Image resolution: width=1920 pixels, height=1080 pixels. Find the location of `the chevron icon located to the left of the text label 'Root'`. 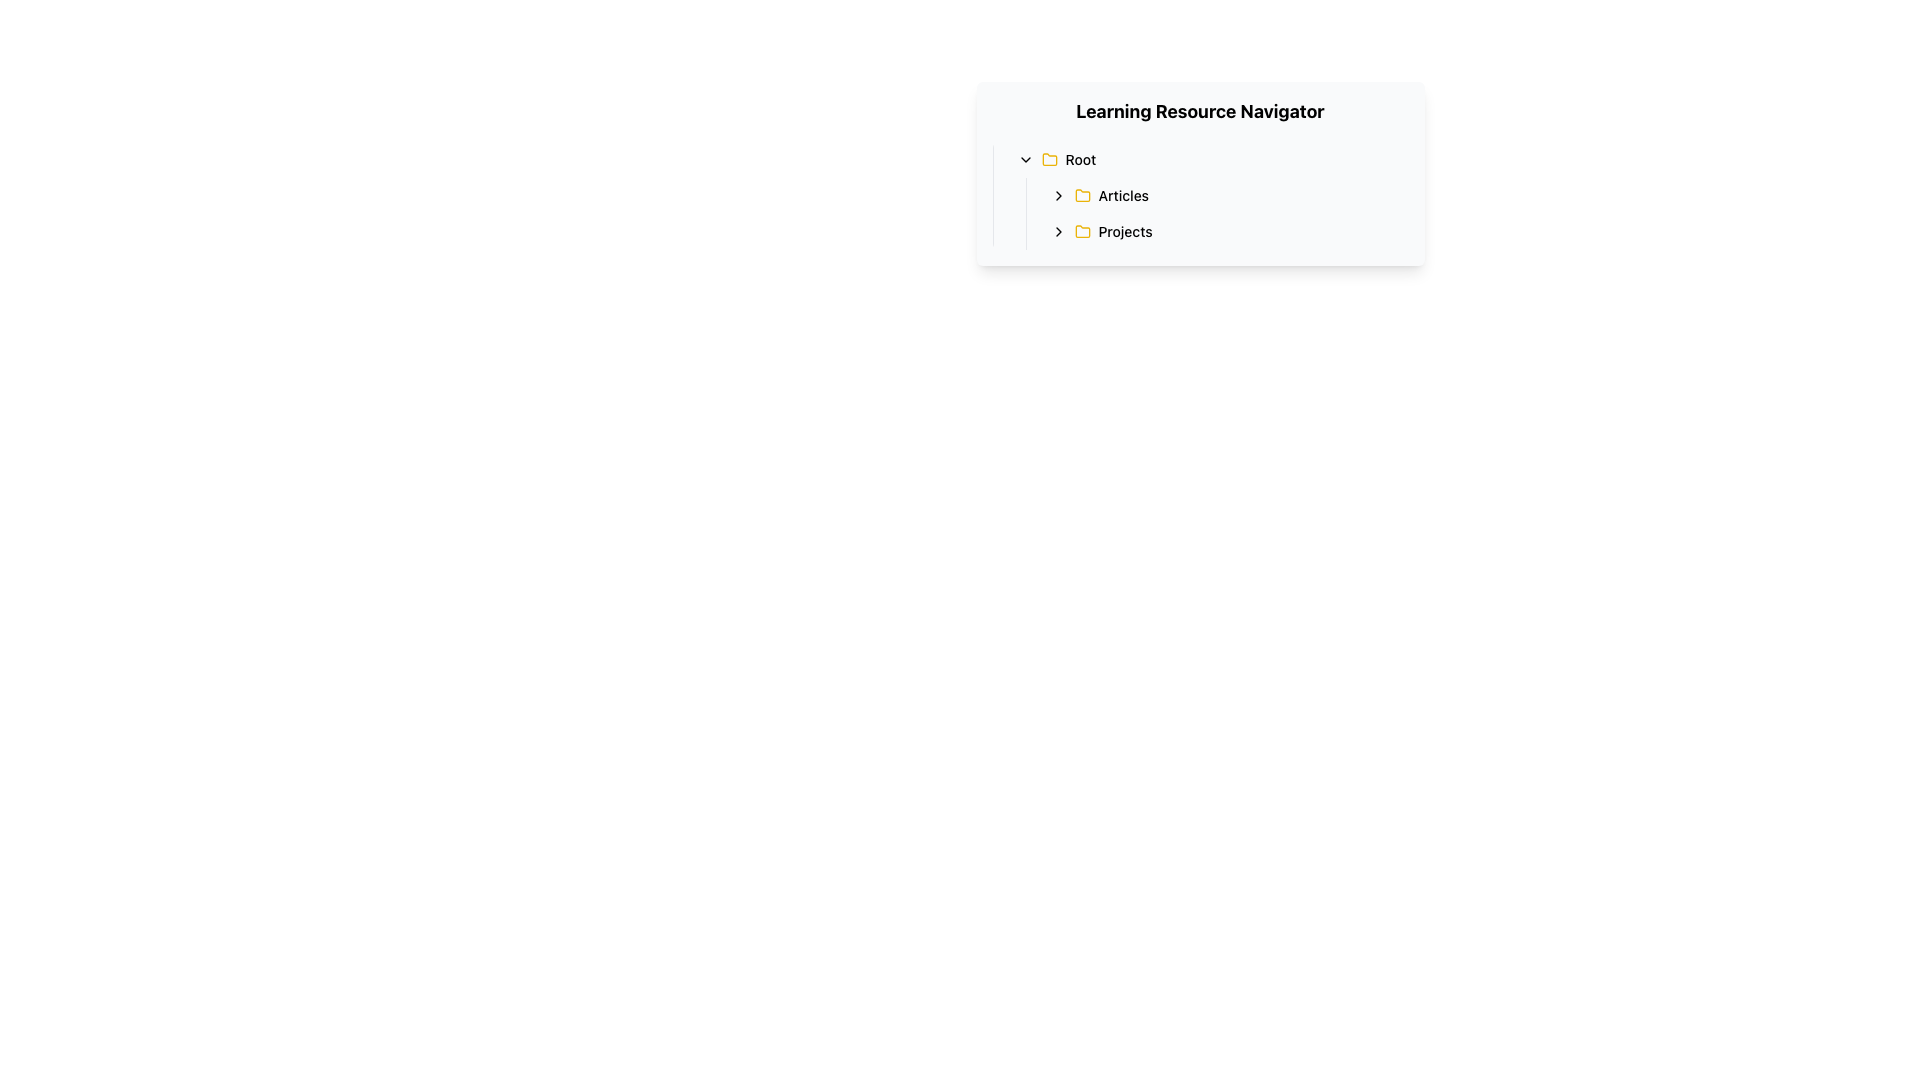

the chevron icon located to the left of the text label 'Root' is located at coordinates (1025, 158).